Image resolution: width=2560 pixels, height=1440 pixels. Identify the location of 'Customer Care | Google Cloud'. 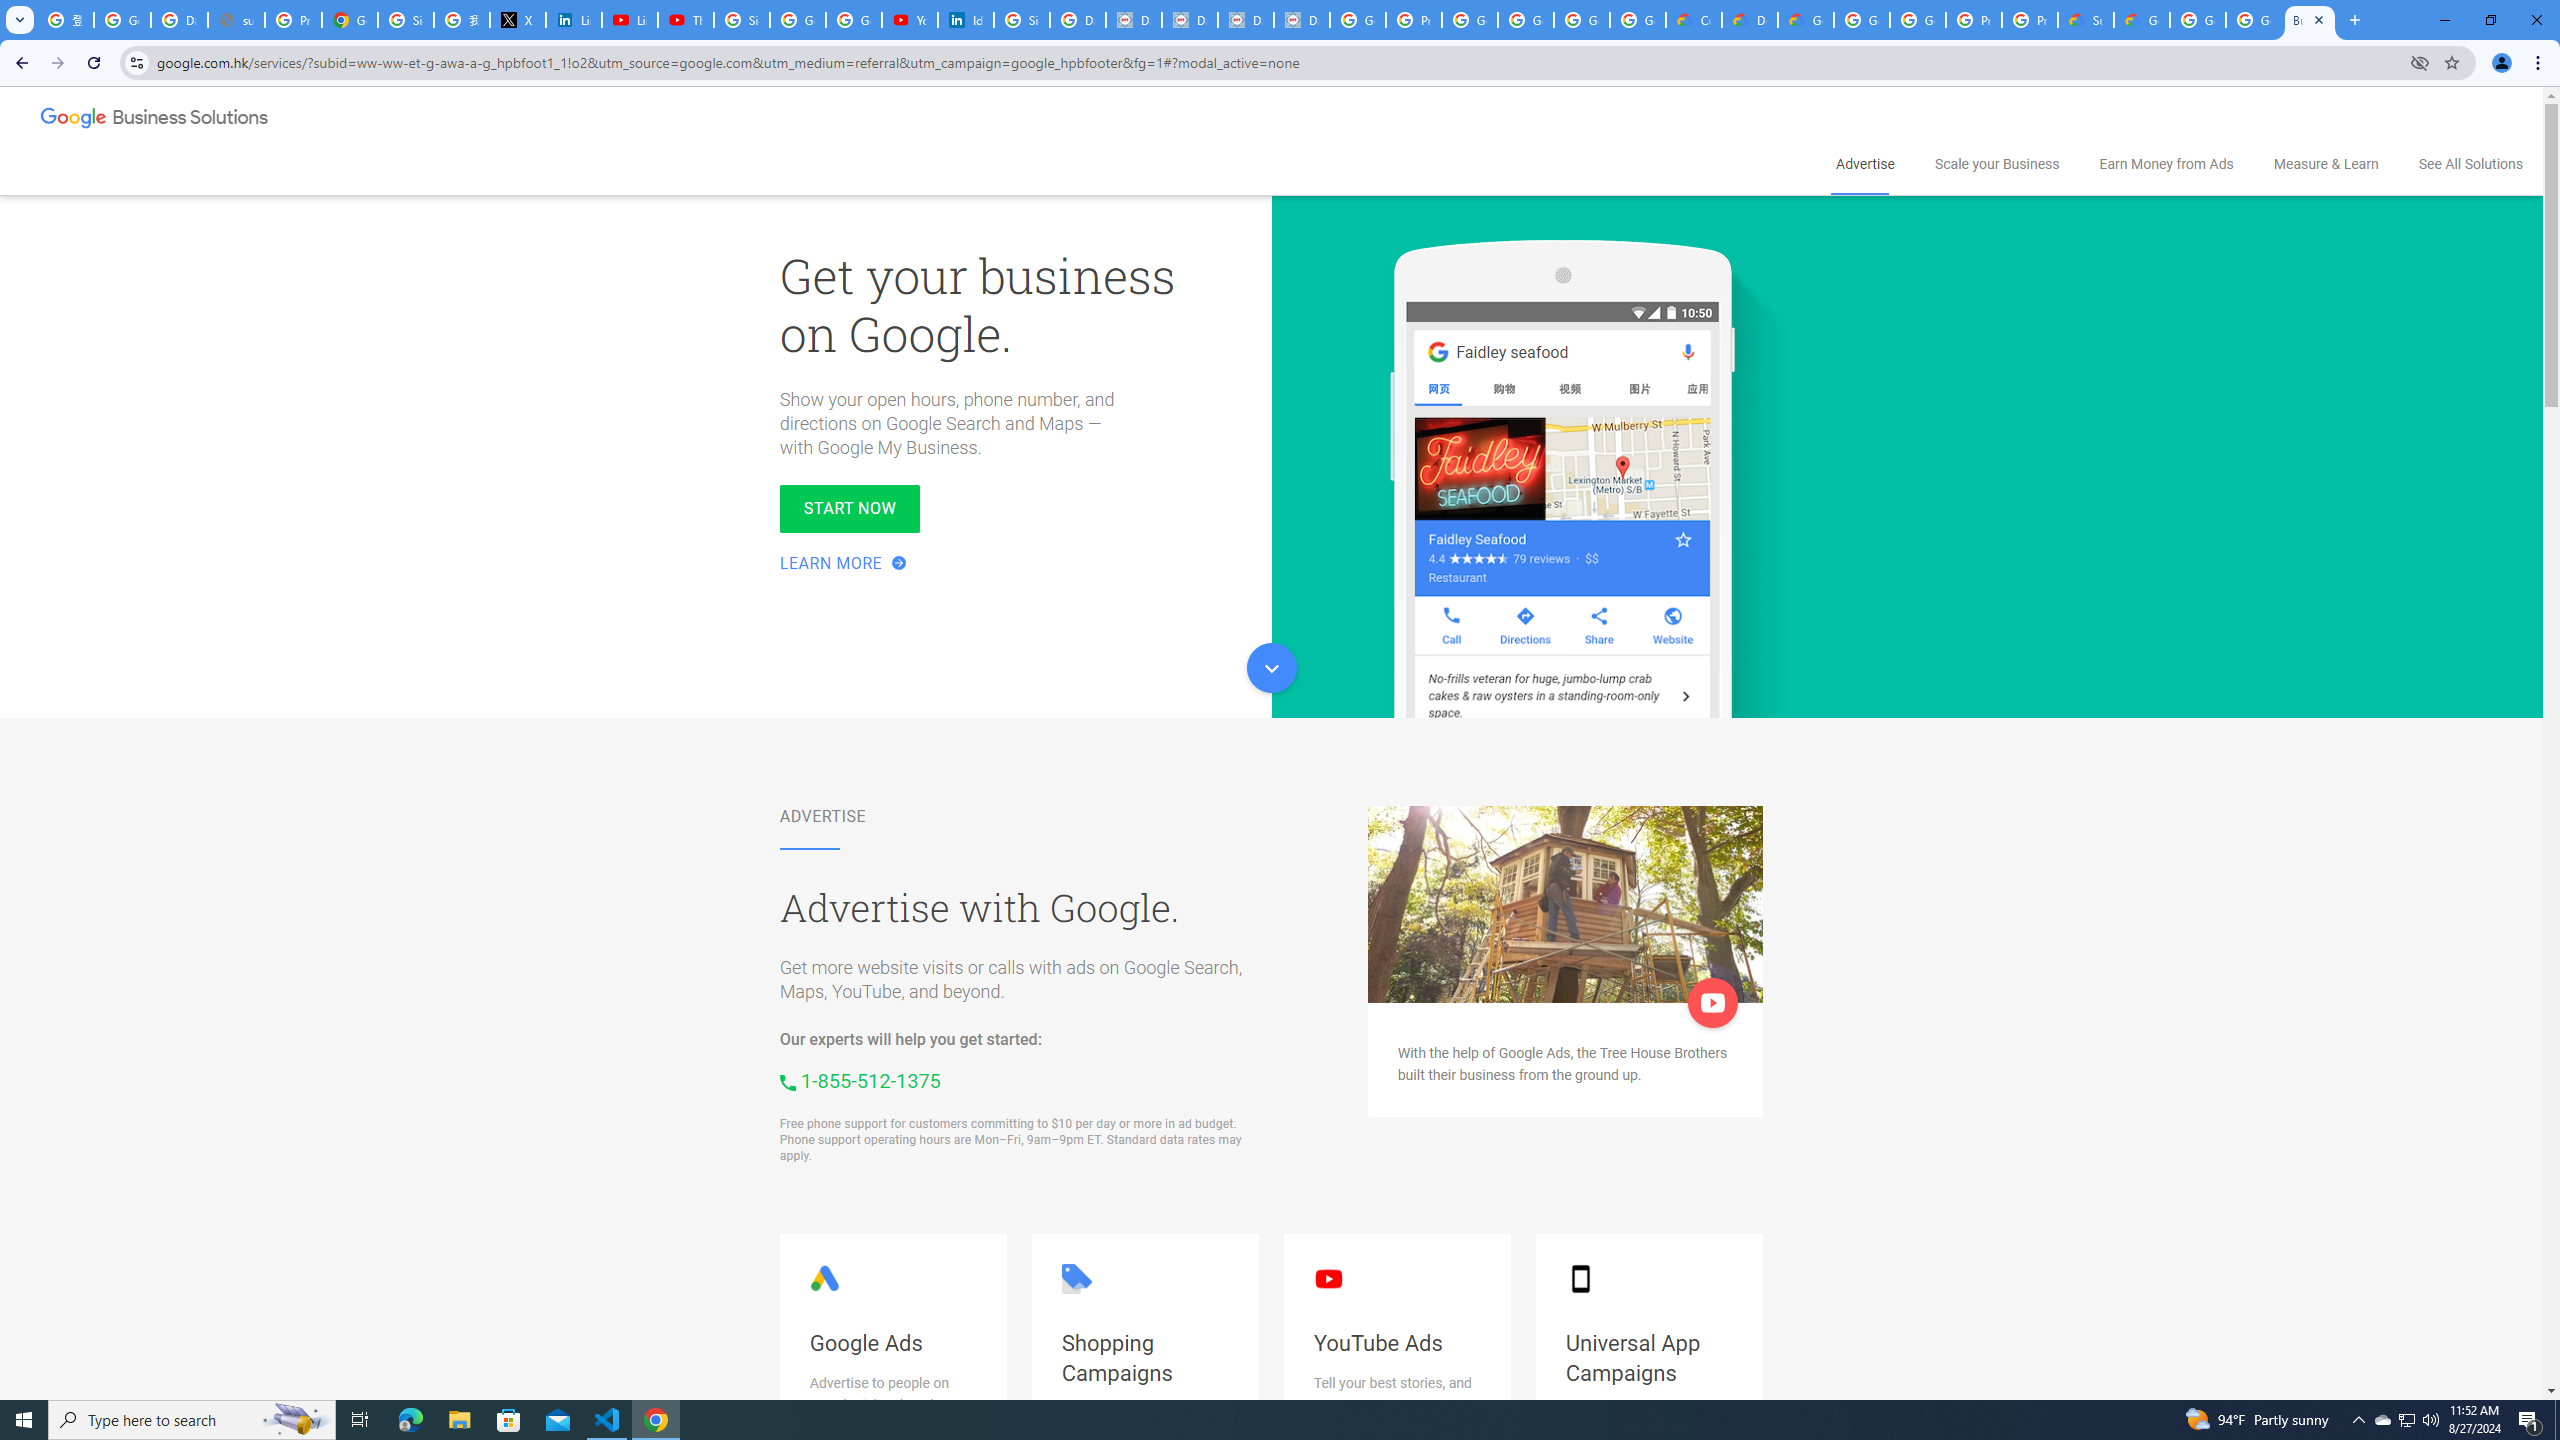
(1692, 19).